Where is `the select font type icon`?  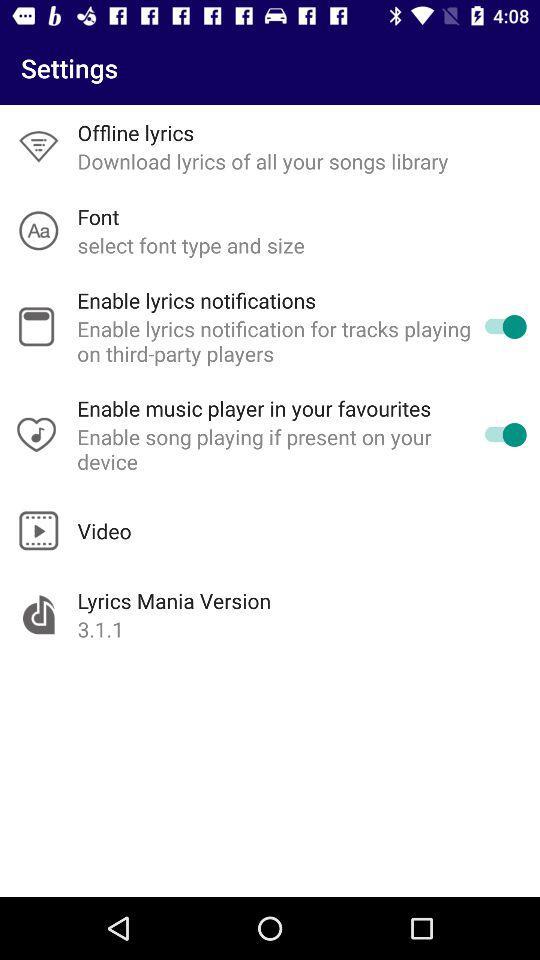
the select font type icon is located at coordinates (191, 244).